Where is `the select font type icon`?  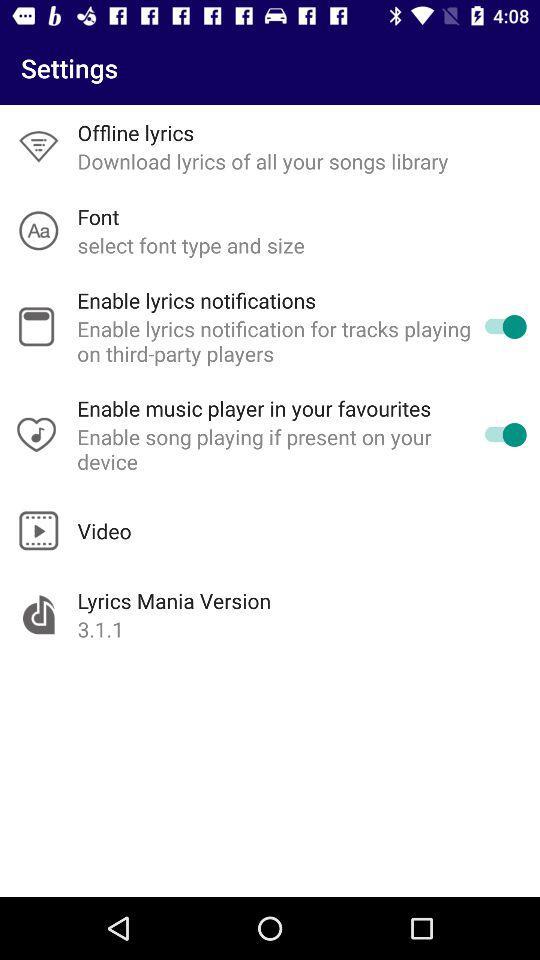
the select font type icon is located at coordinates (191, 244).